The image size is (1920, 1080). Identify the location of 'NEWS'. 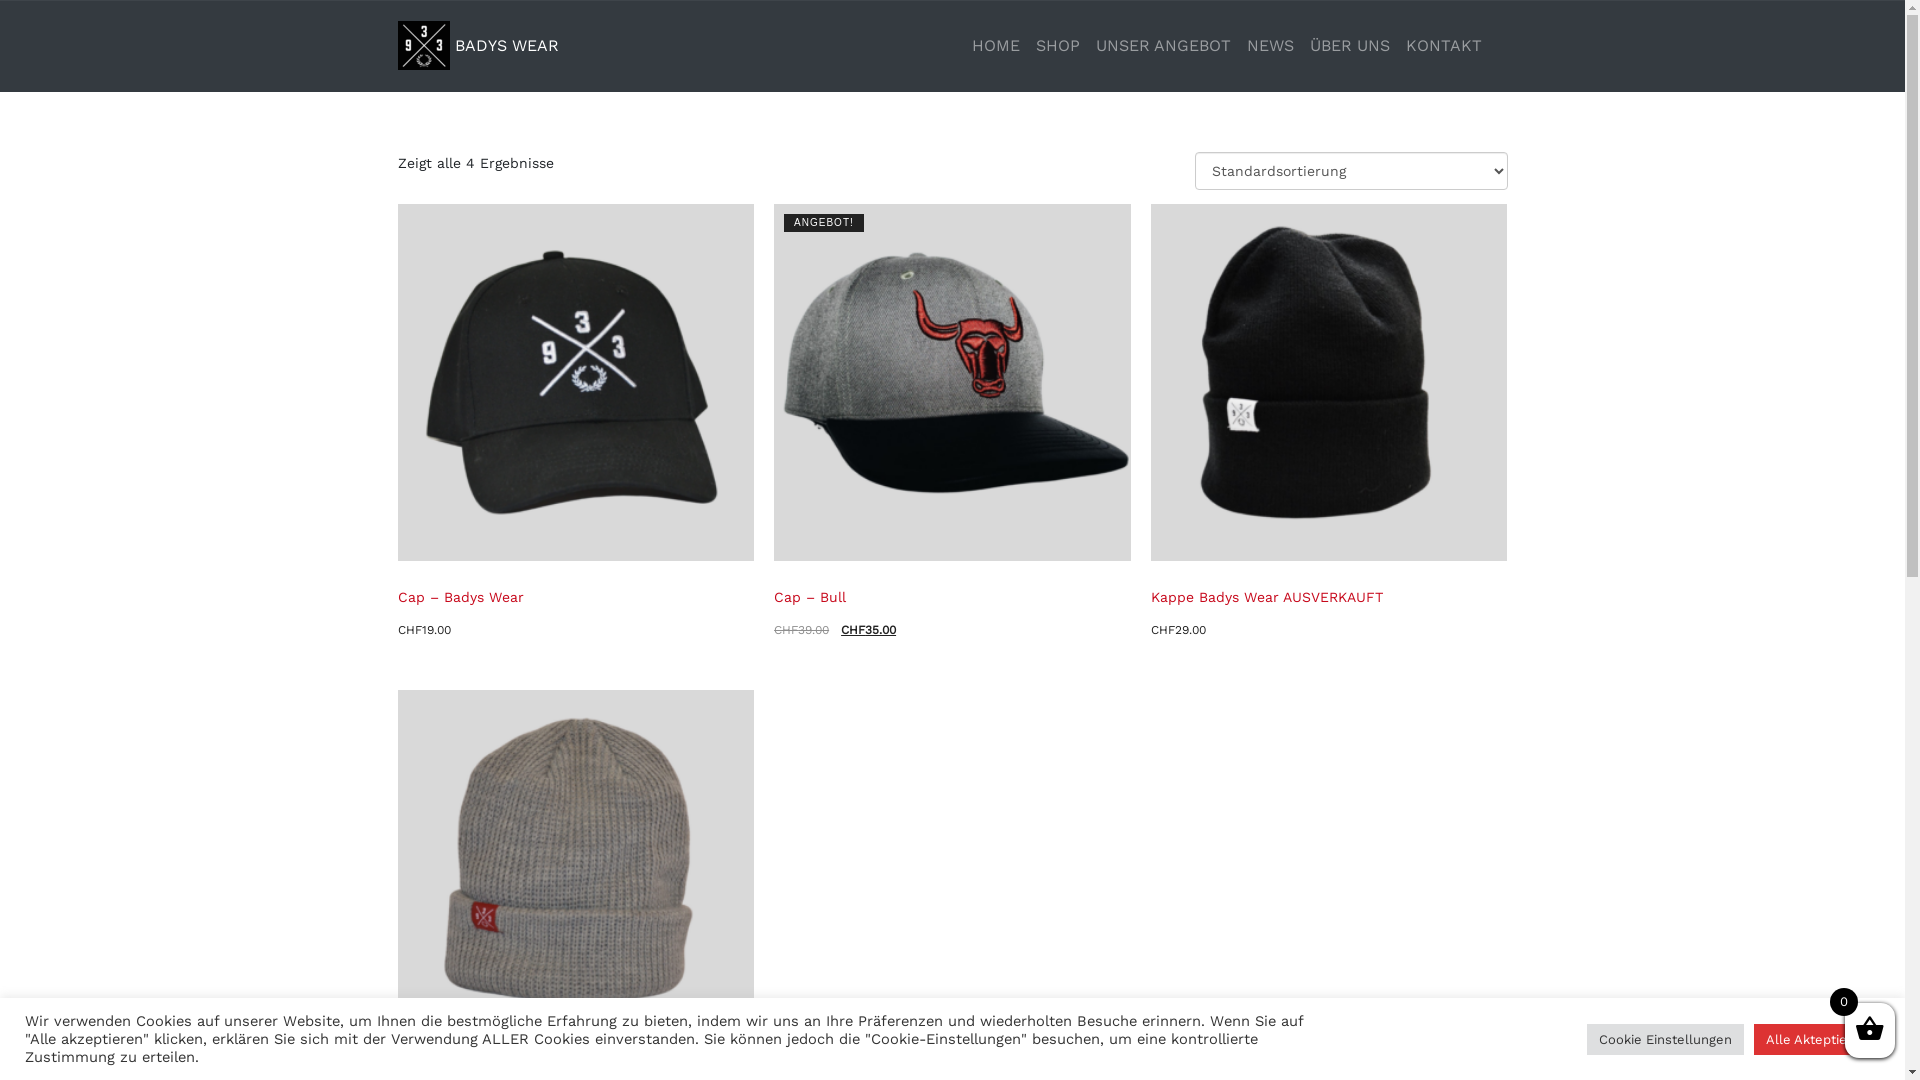
(1269, 45).